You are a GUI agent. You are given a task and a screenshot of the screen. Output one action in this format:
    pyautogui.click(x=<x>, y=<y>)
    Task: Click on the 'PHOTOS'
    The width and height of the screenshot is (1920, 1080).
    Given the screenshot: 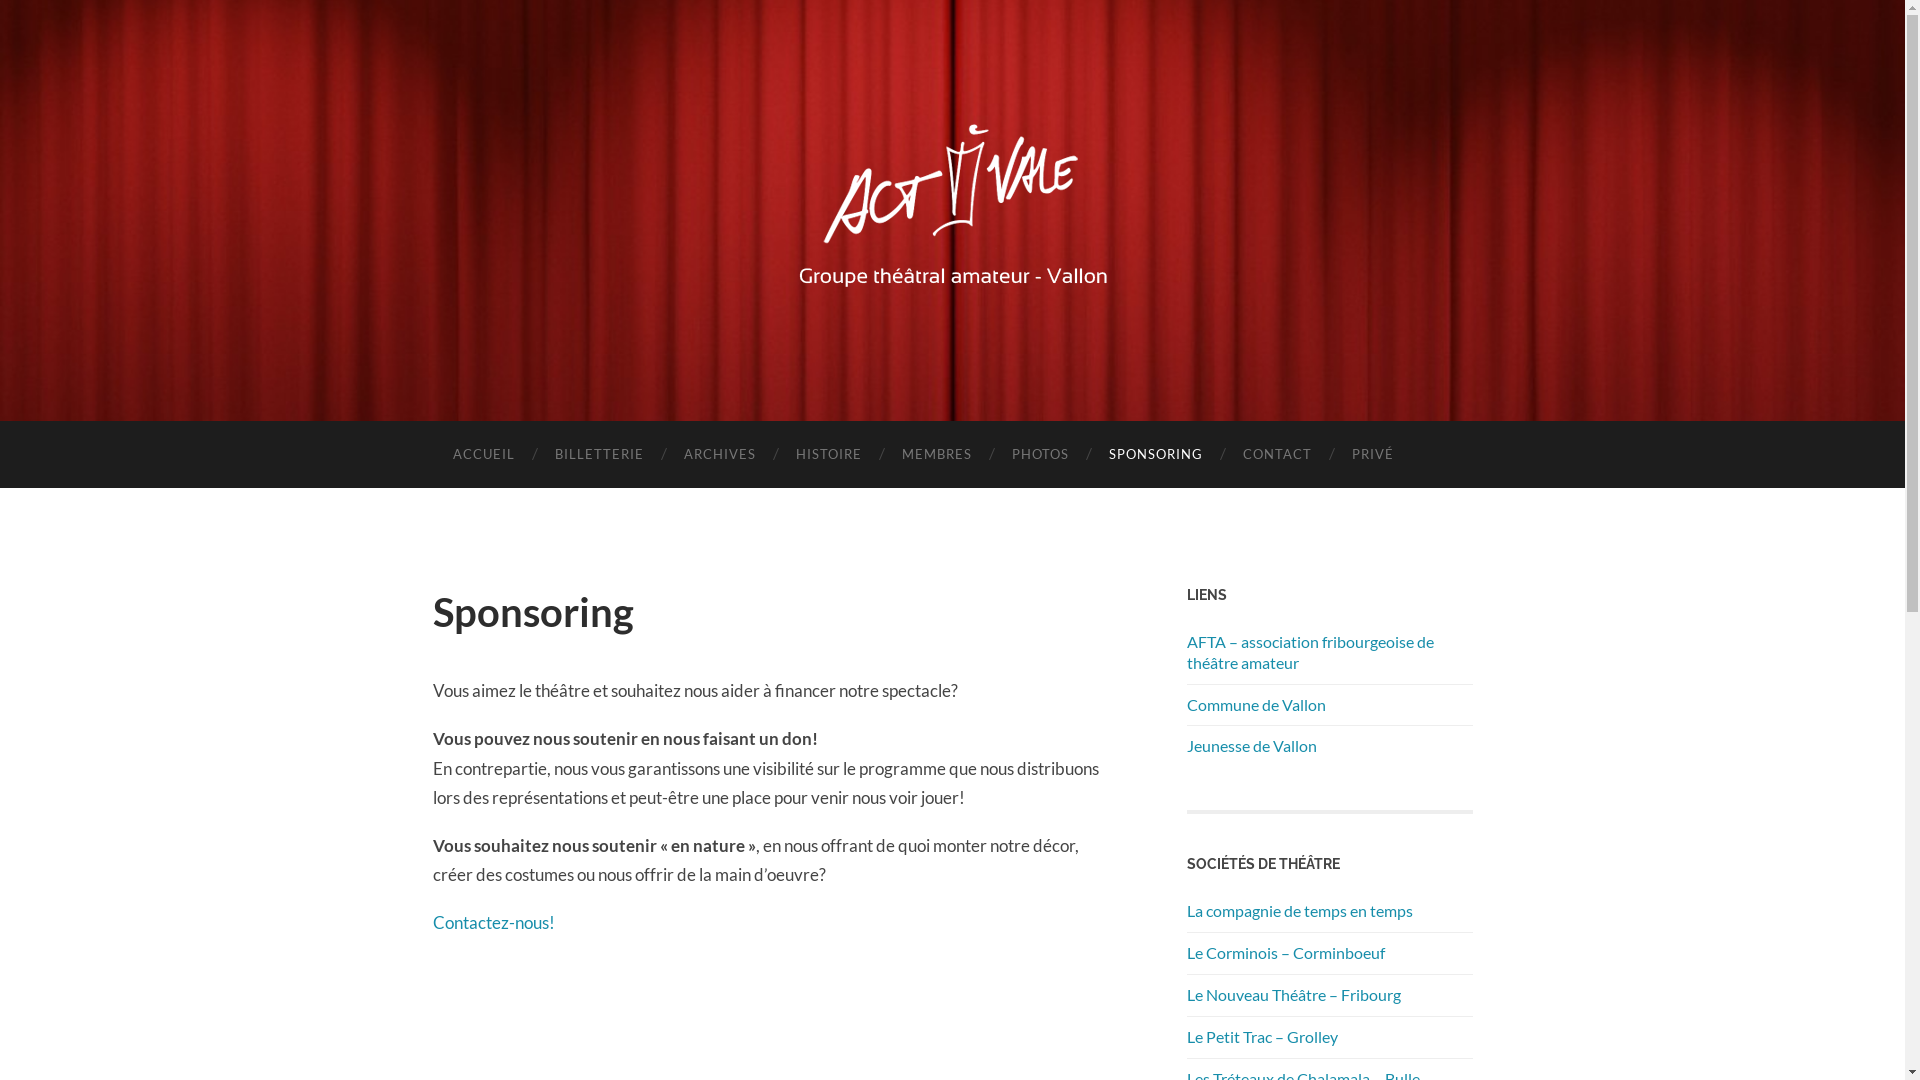 What is the action you would take?
    pyautogui.click(x=1040, y=454)
    